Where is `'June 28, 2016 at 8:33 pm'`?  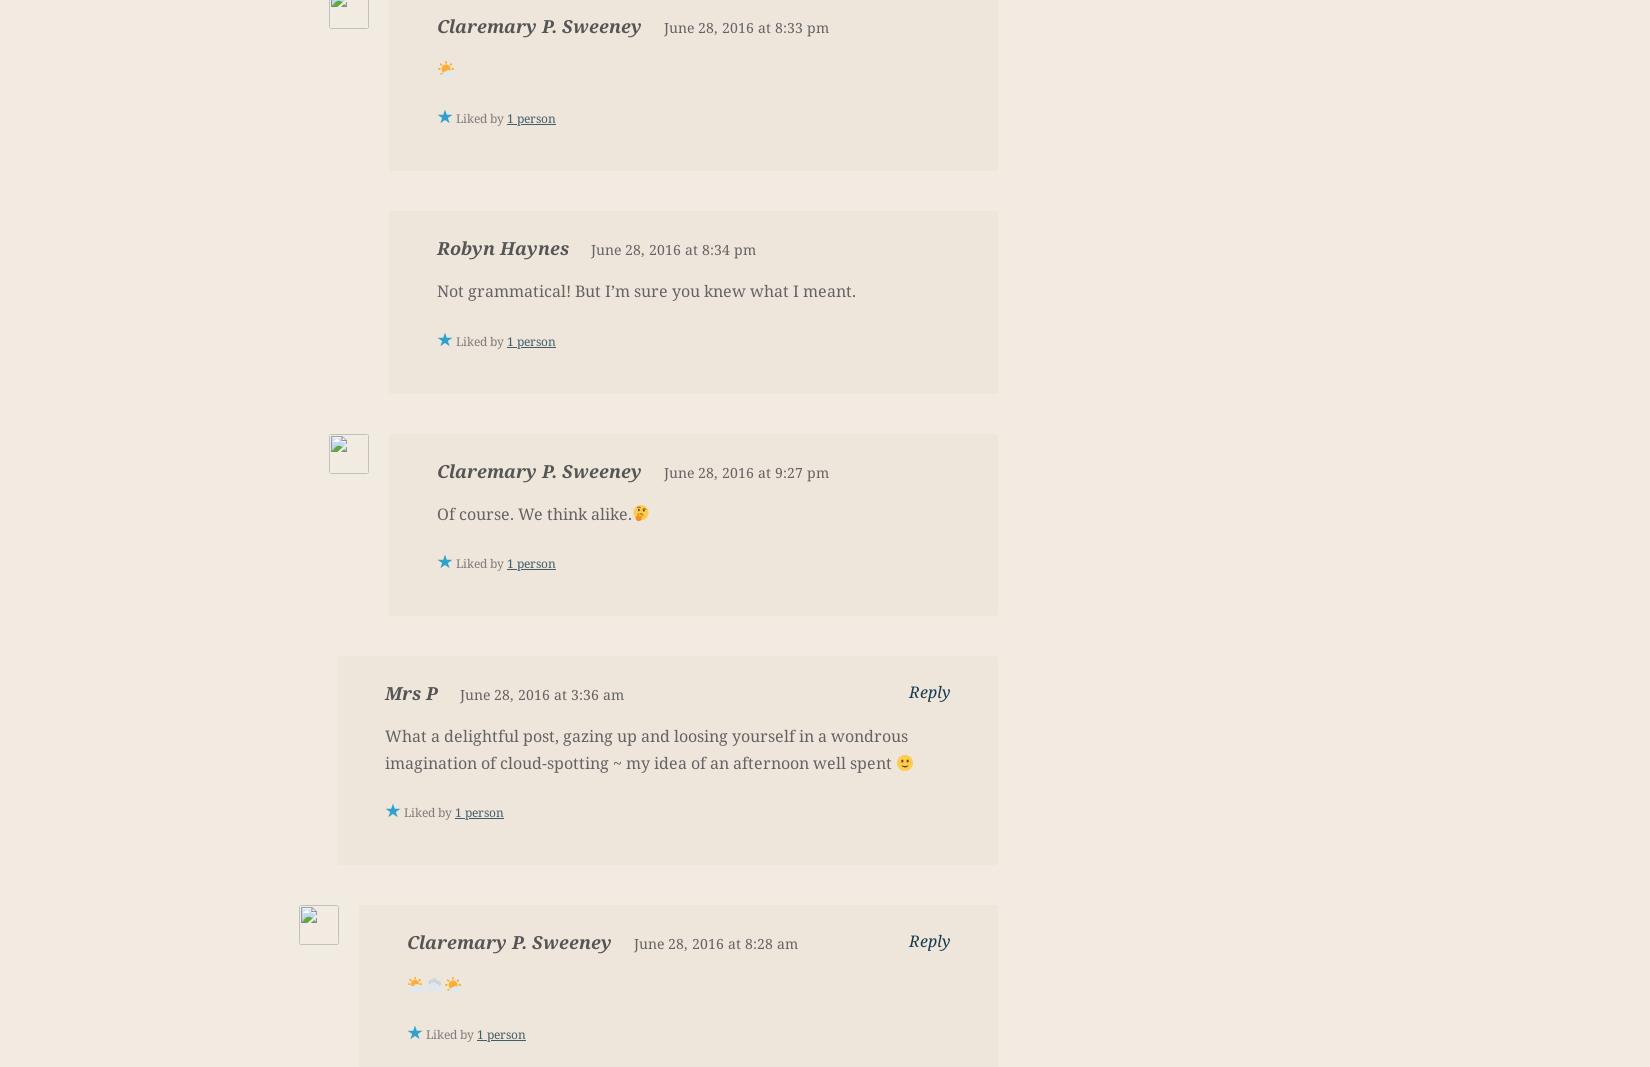
'June 28, 2016 at 8:33 pm' is located at coordinates (745, 26).